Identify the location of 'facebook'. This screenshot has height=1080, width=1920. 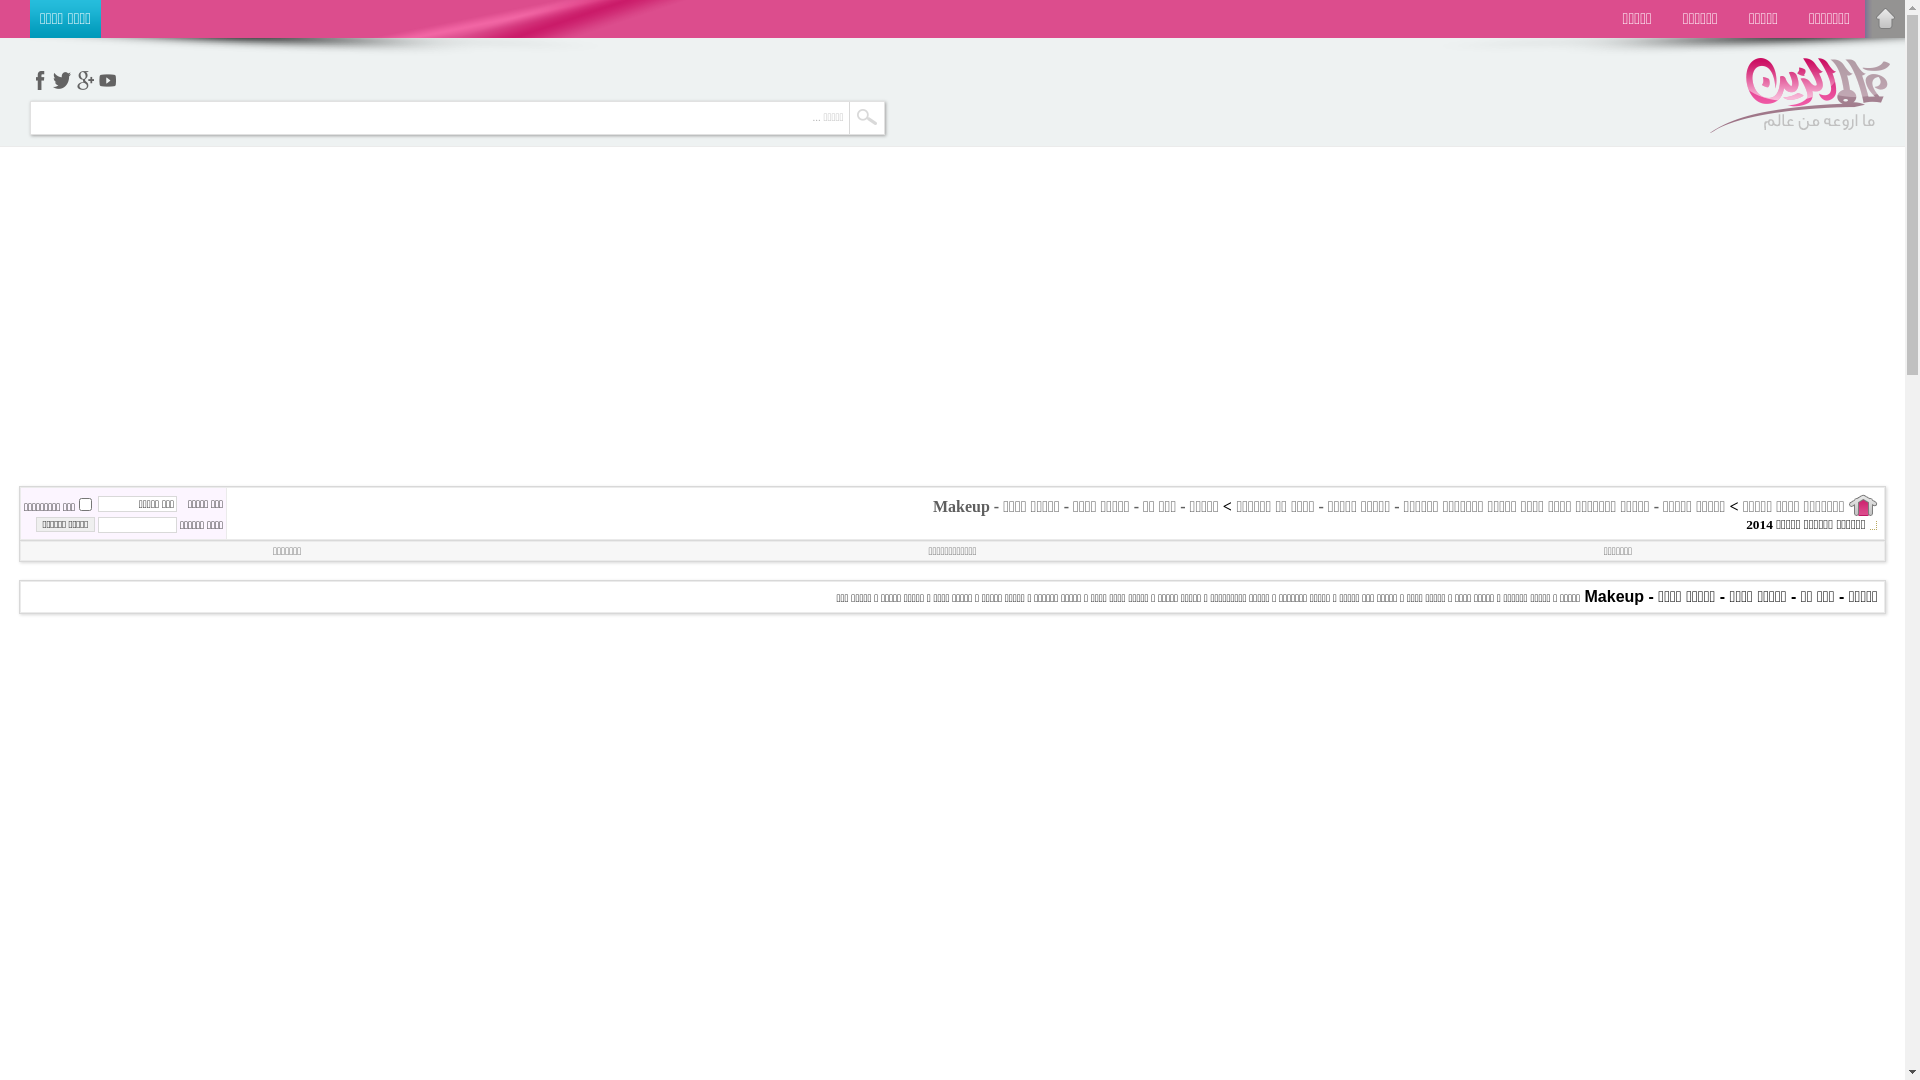
(39, 80).